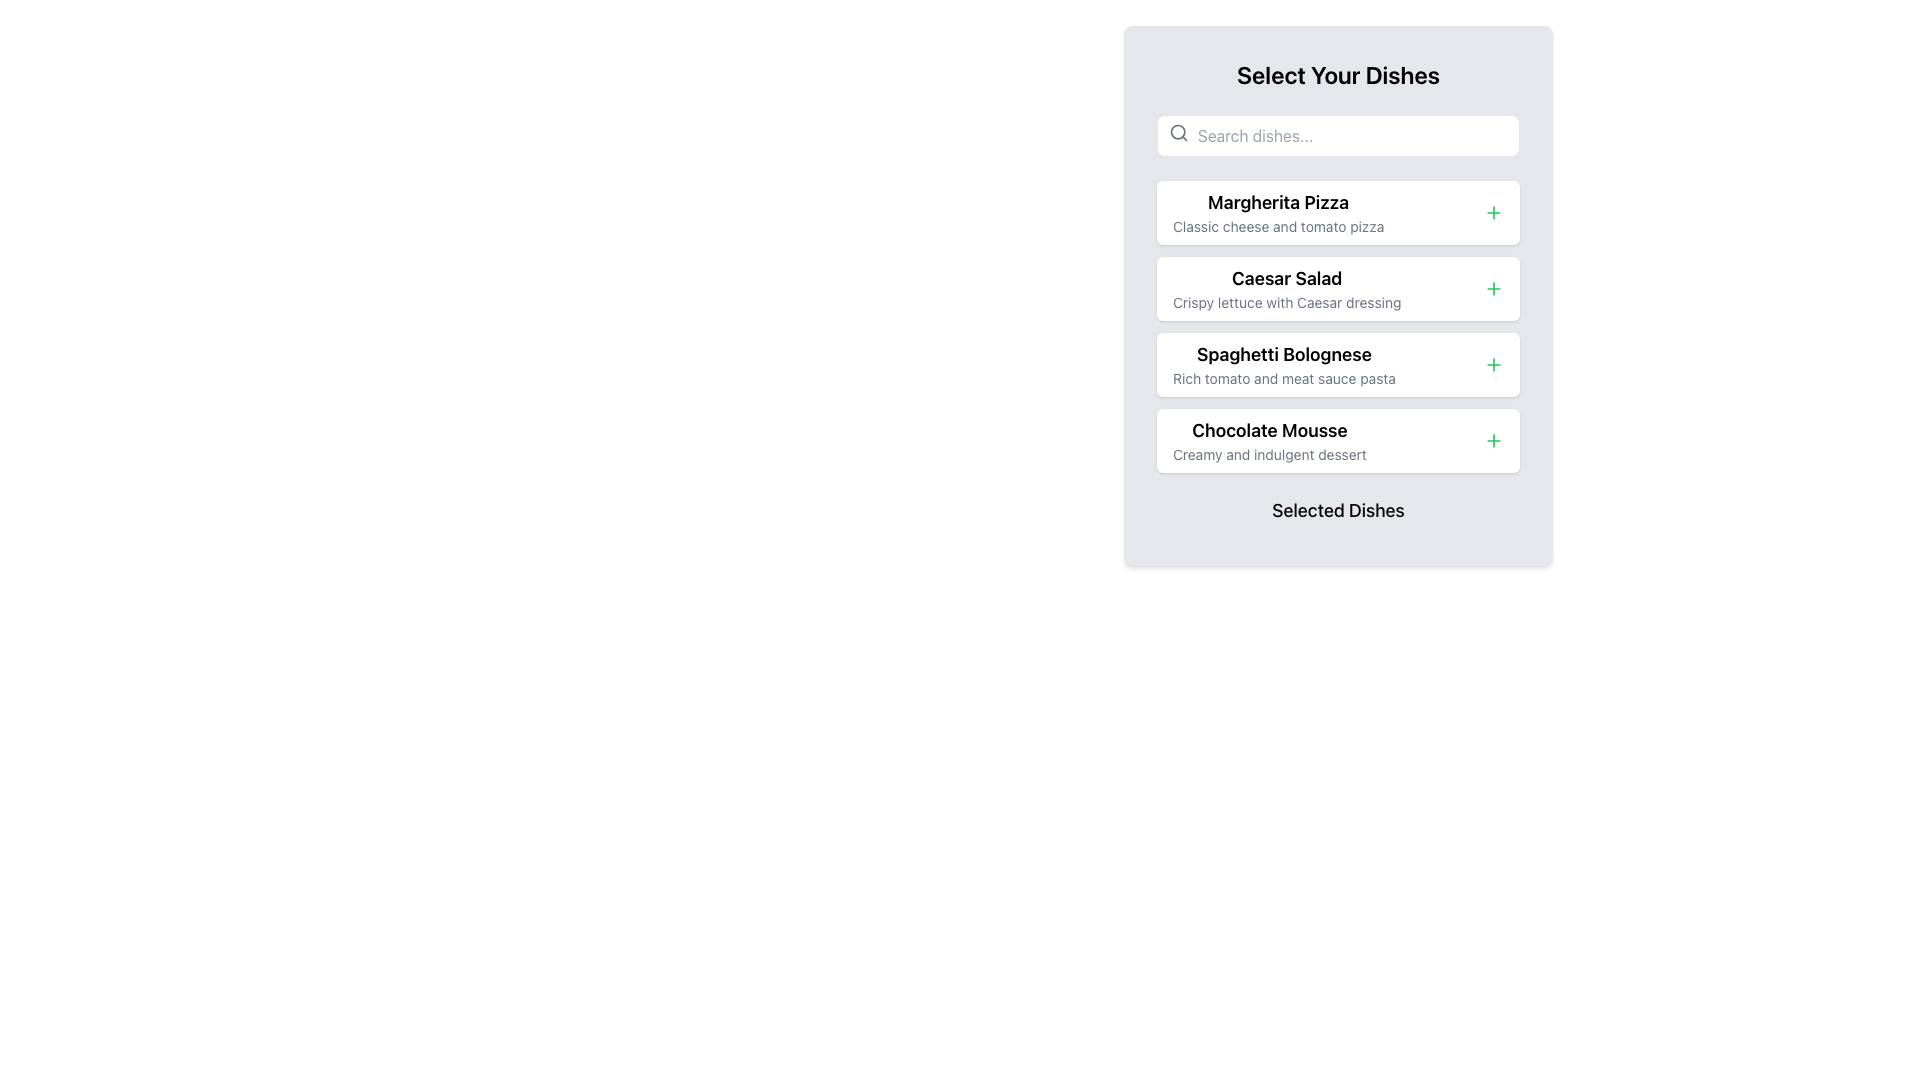 The width and height of the screenshot is (1920, 1080). I want to click on the '+' icon next to the List Item for 'Spaghetti Bolognese', so click(1338, 365).